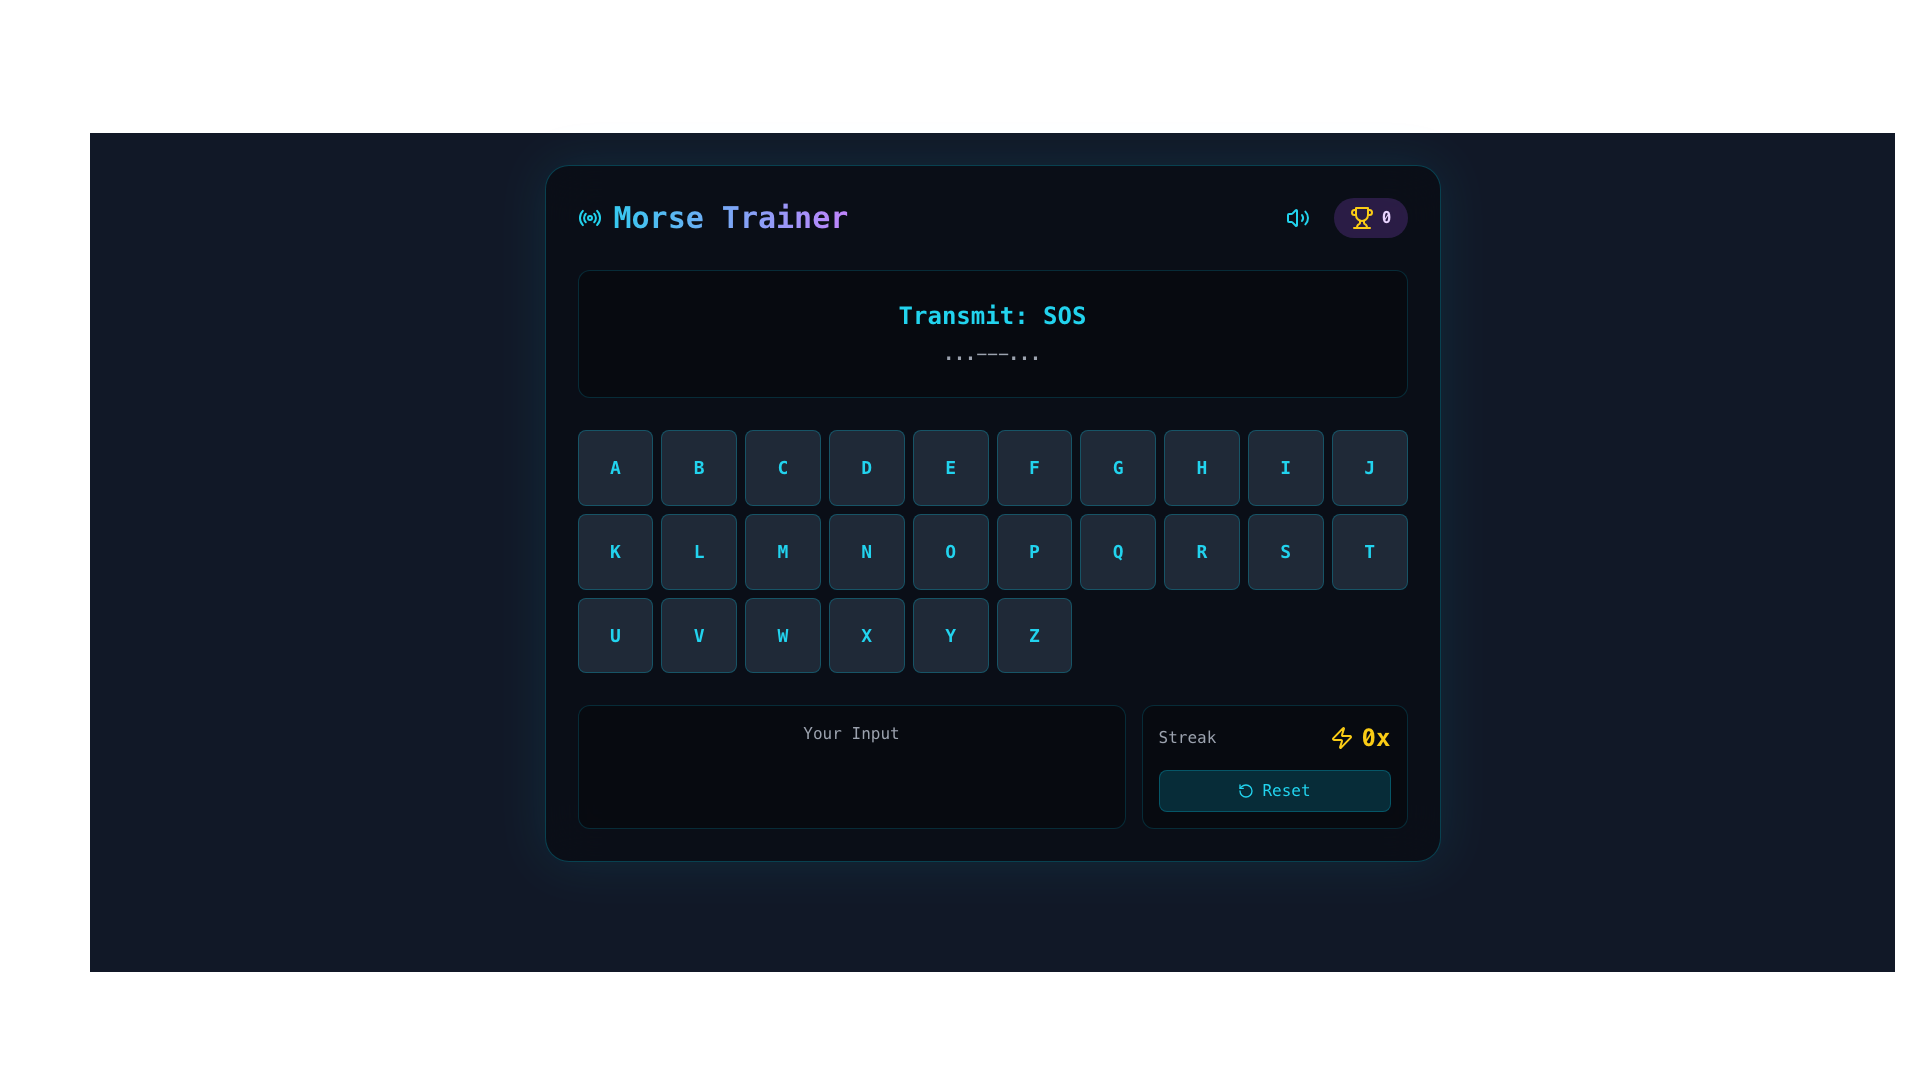  Describe the element at coordinates (866, 467) in the screenshot. I see `the square button with a rounded border, containing the letter 'D' in cyan text, to input 'D'` at that location.